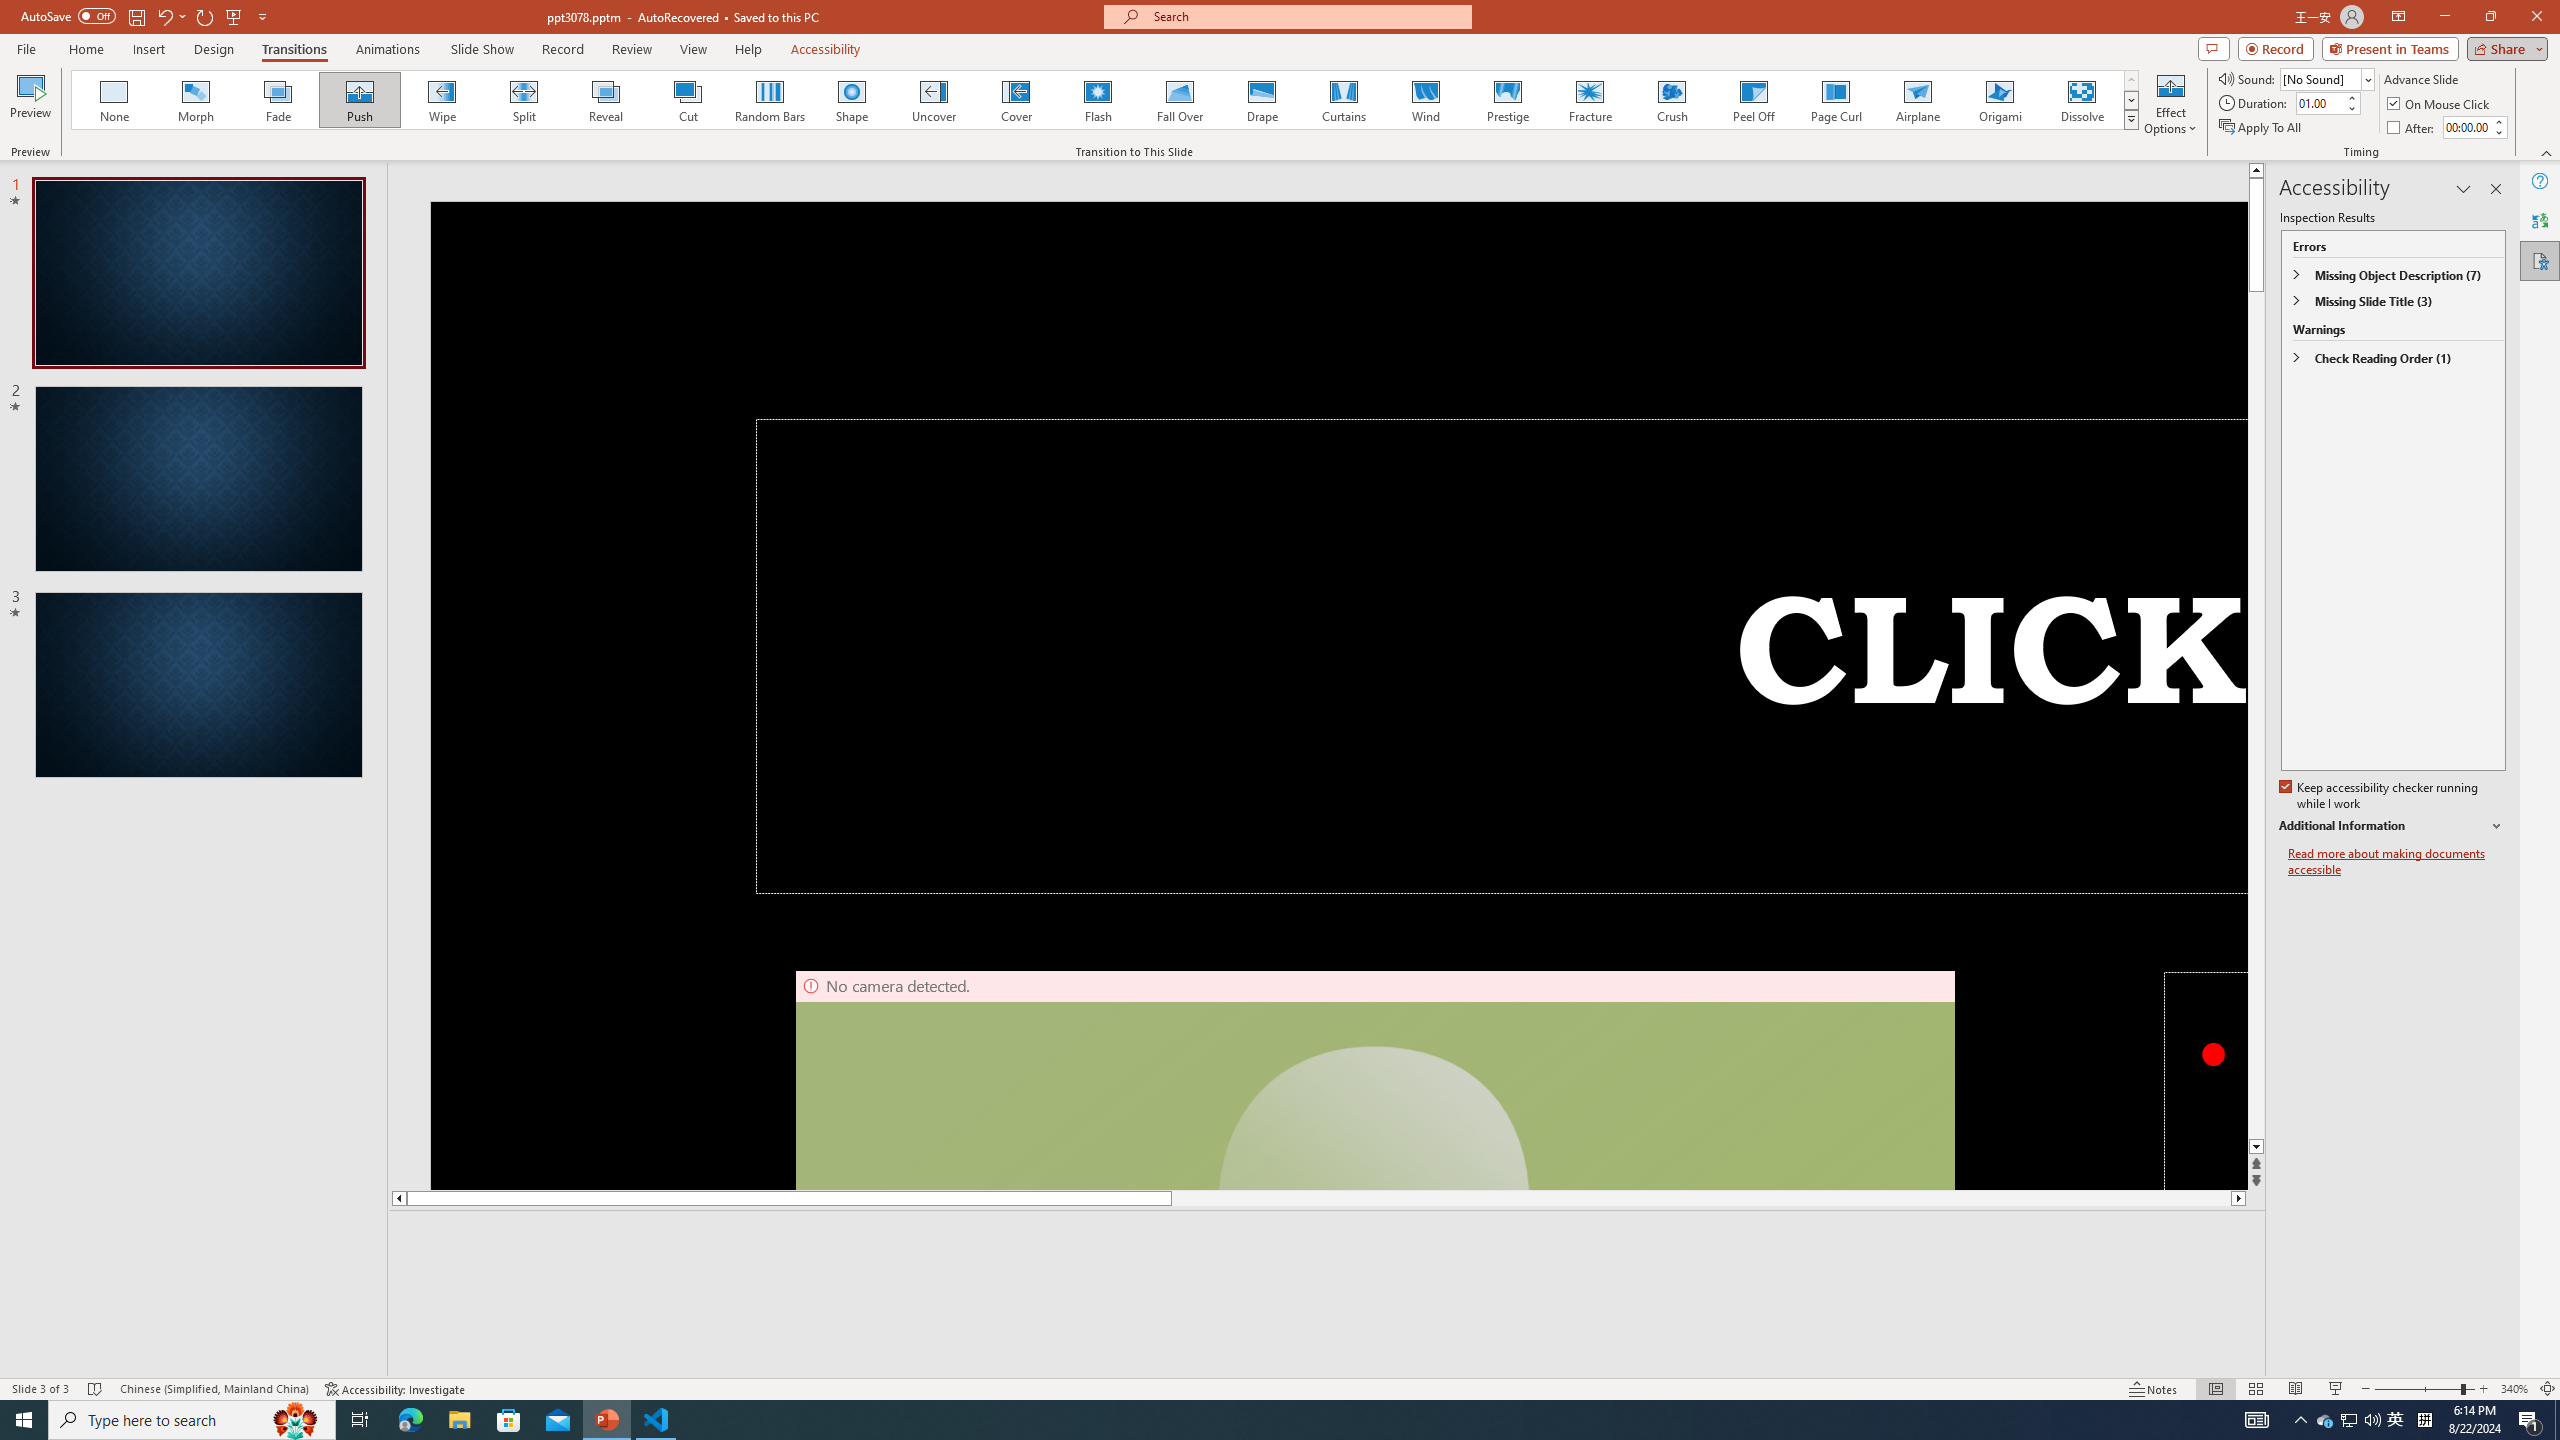 This screenshot has height=1440, width=2560. What do you see at coordinates (606, 99) in the screenshot?
I see `'Reveal'` at bounding box center [606, 99].